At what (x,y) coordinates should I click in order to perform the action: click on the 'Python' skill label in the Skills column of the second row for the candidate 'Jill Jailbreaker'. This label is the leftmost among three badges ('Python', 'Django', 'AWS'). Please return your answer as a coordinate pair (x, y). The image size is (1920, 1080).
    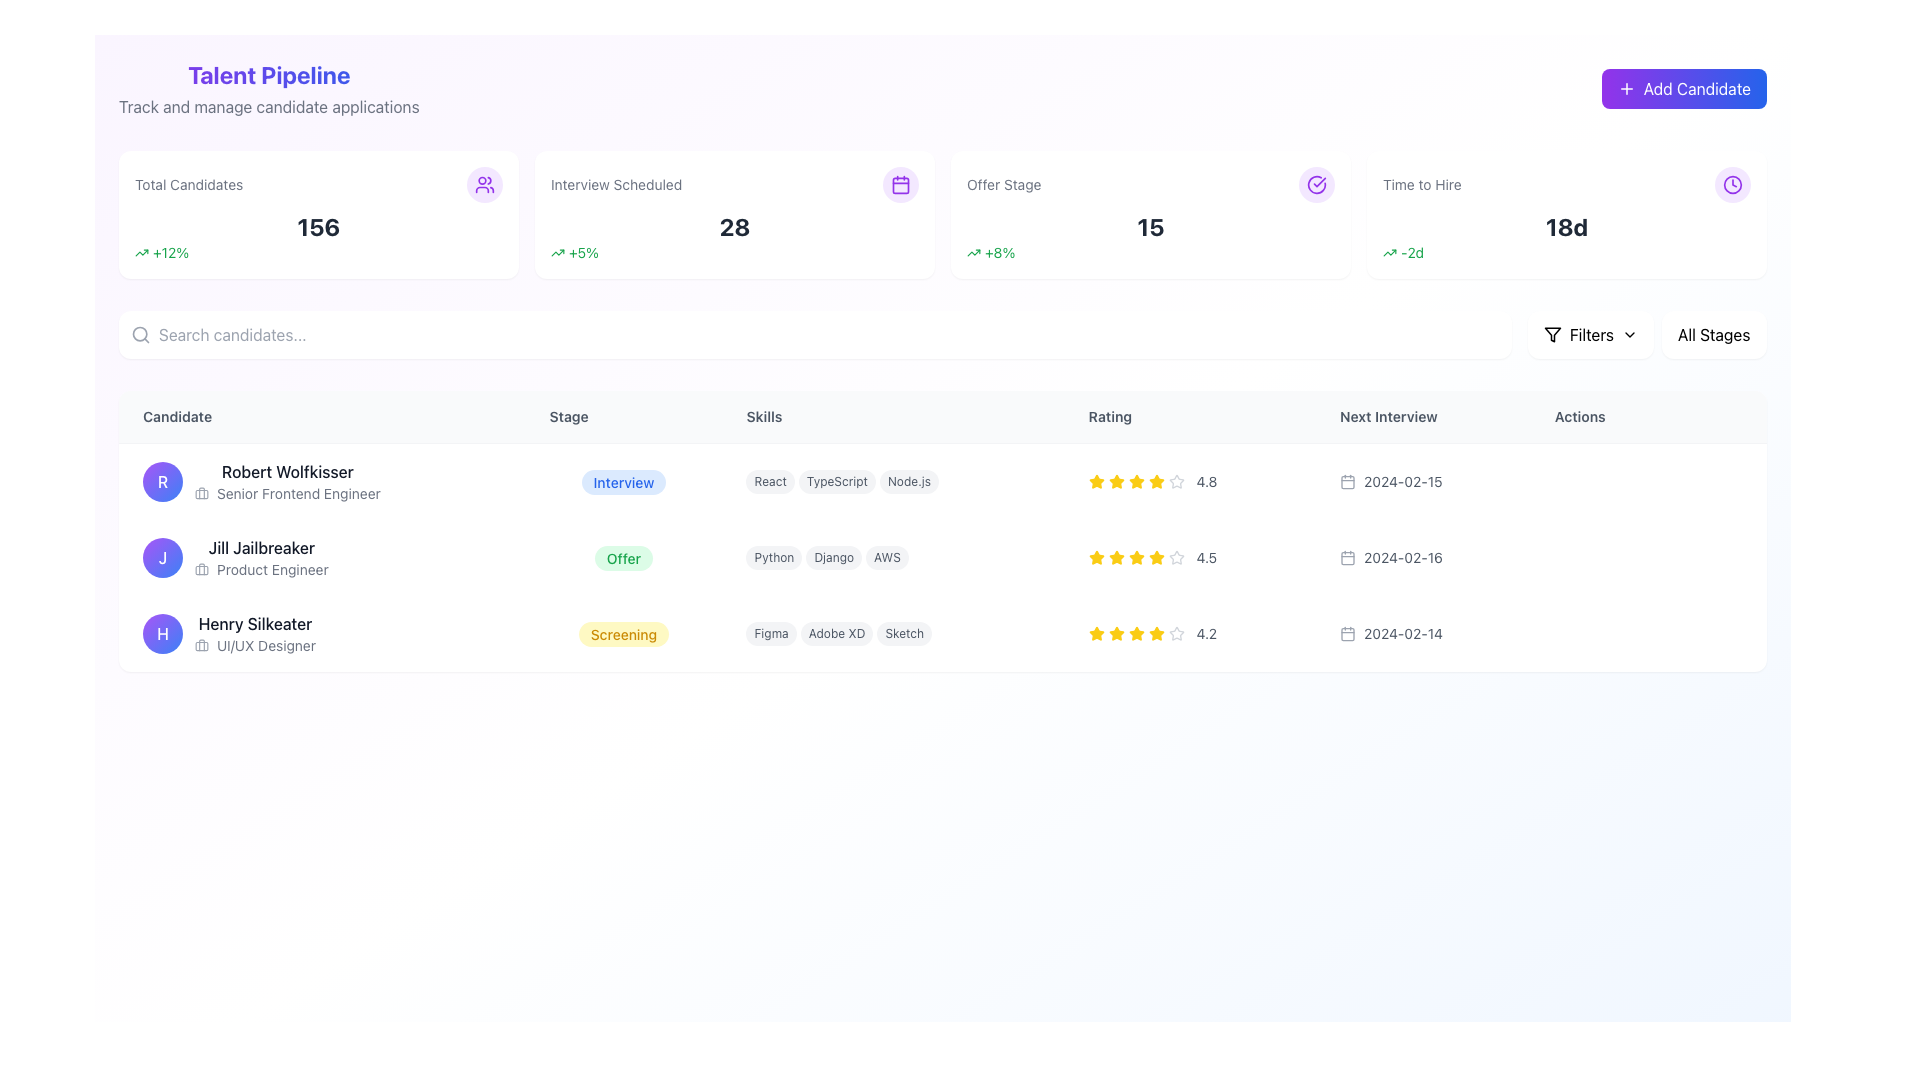
    Looking at the image, I should click on (773, 558).